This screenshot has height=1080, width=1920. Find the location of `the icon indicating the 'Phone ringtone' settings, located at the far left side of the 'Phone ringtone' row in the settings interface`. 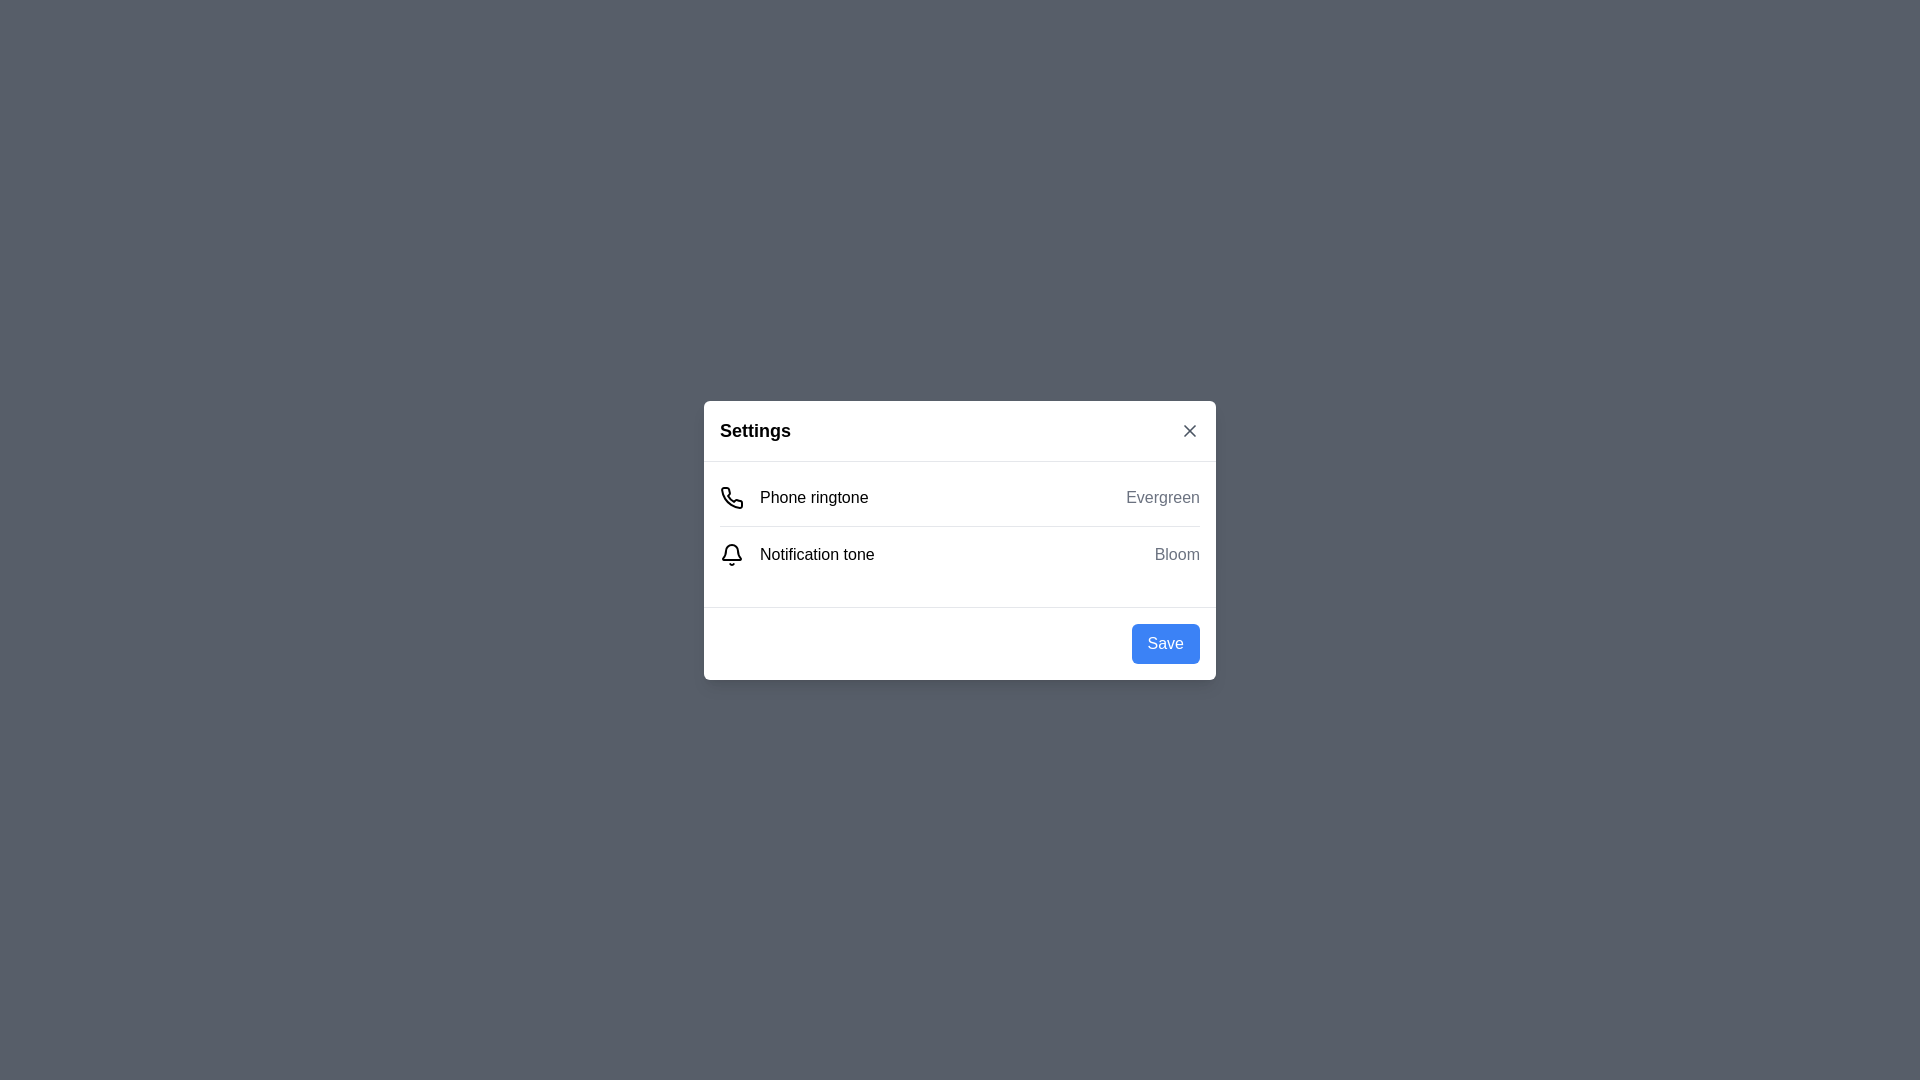

the icon indicating the 'Phone ringtone' settings, located at the far left side of the 'Phone ringtone' row in the settings interface is located at coordinates (730, 496).